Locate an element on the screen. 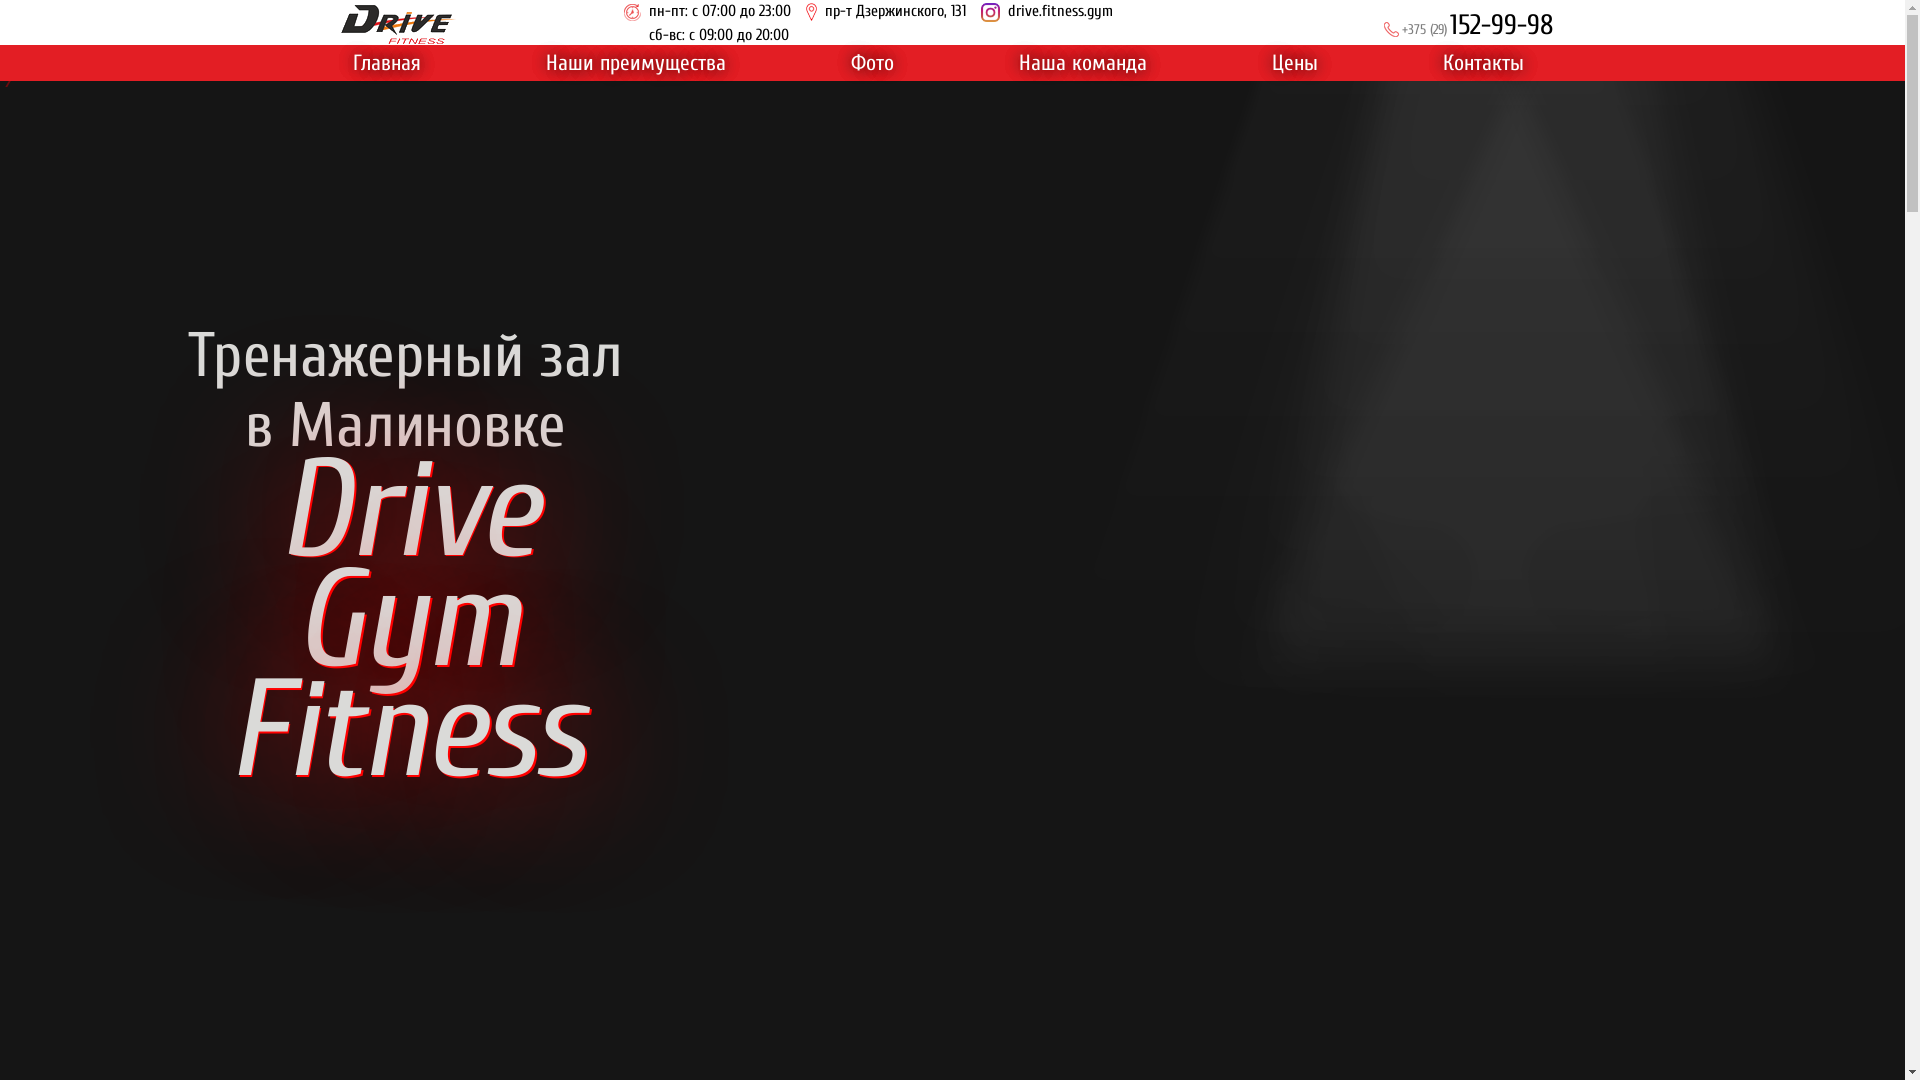 This screenshot has width=1920, height=1080. '+375 (29) is located at coordinates (1468, 25).